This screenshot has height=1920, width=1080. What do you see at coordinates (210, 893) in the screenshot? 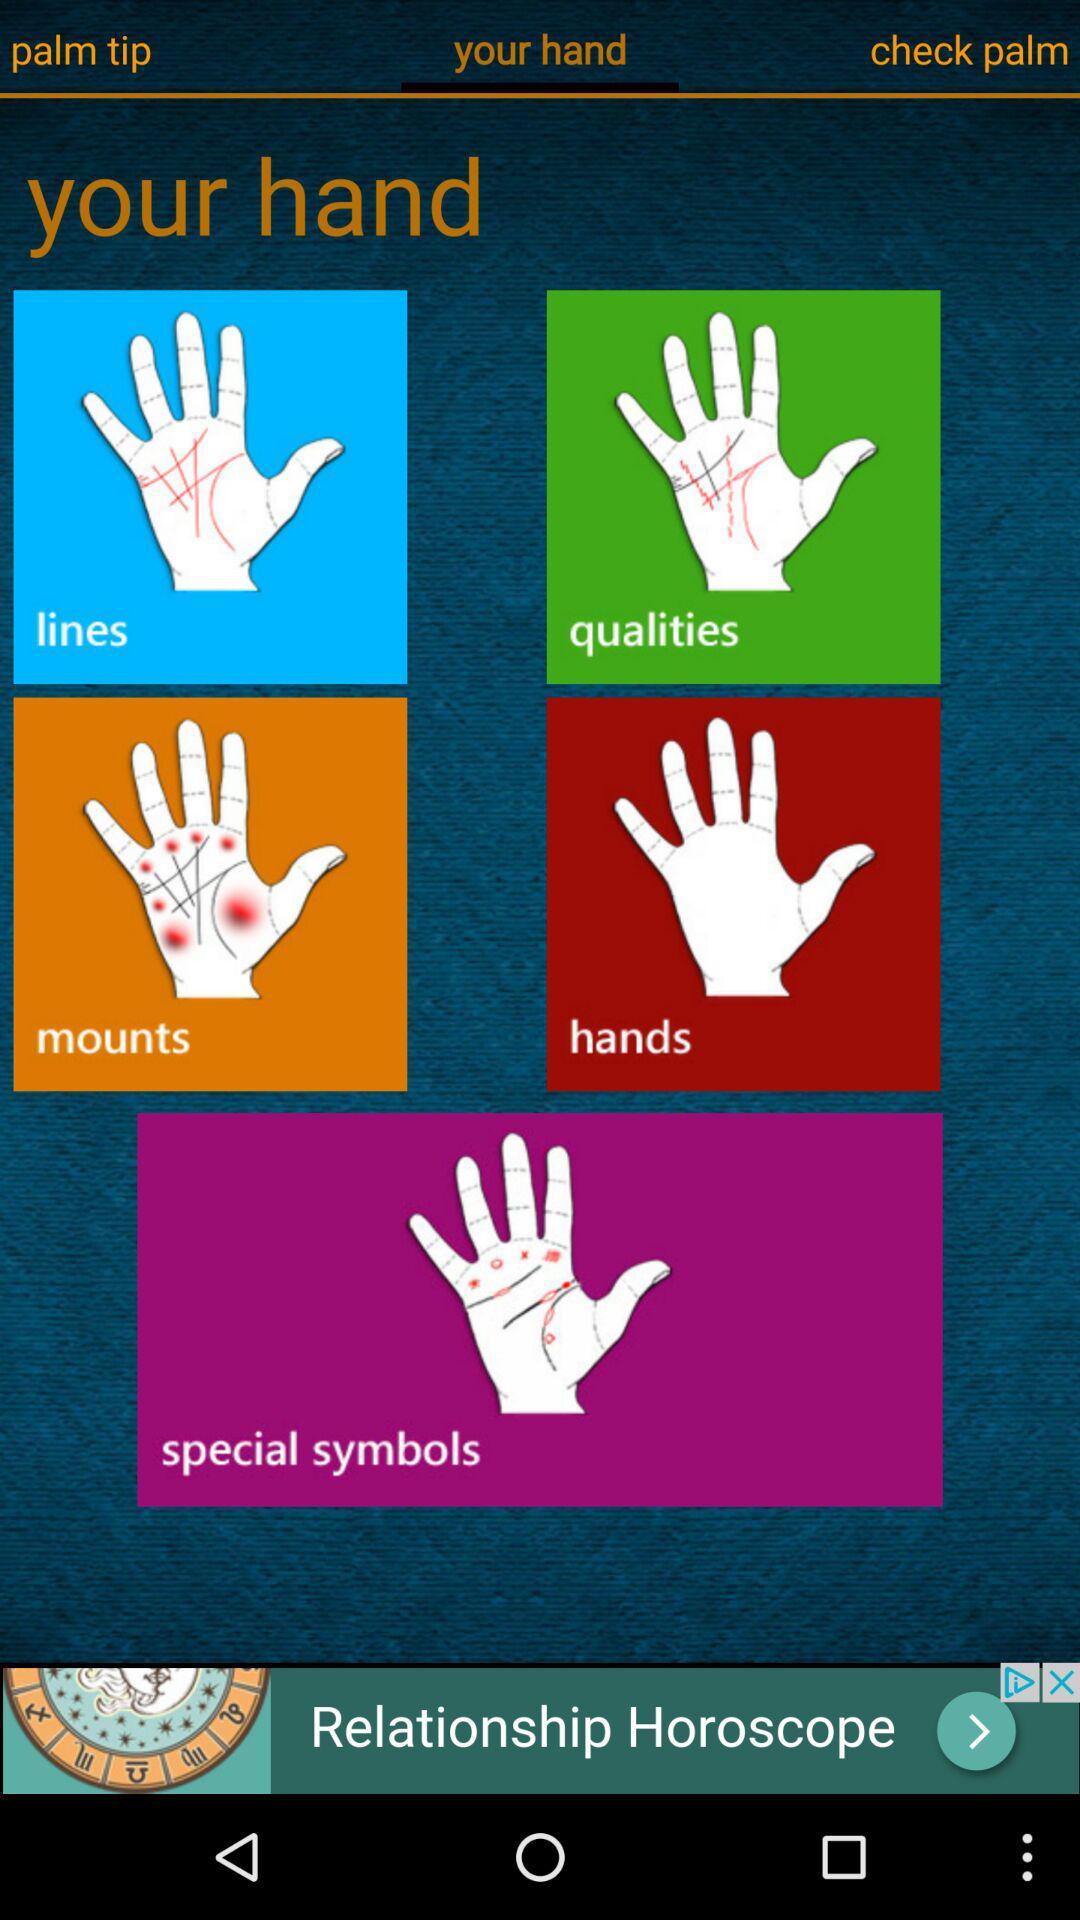
I see `choose mounts` at bounding box center [210, 893].